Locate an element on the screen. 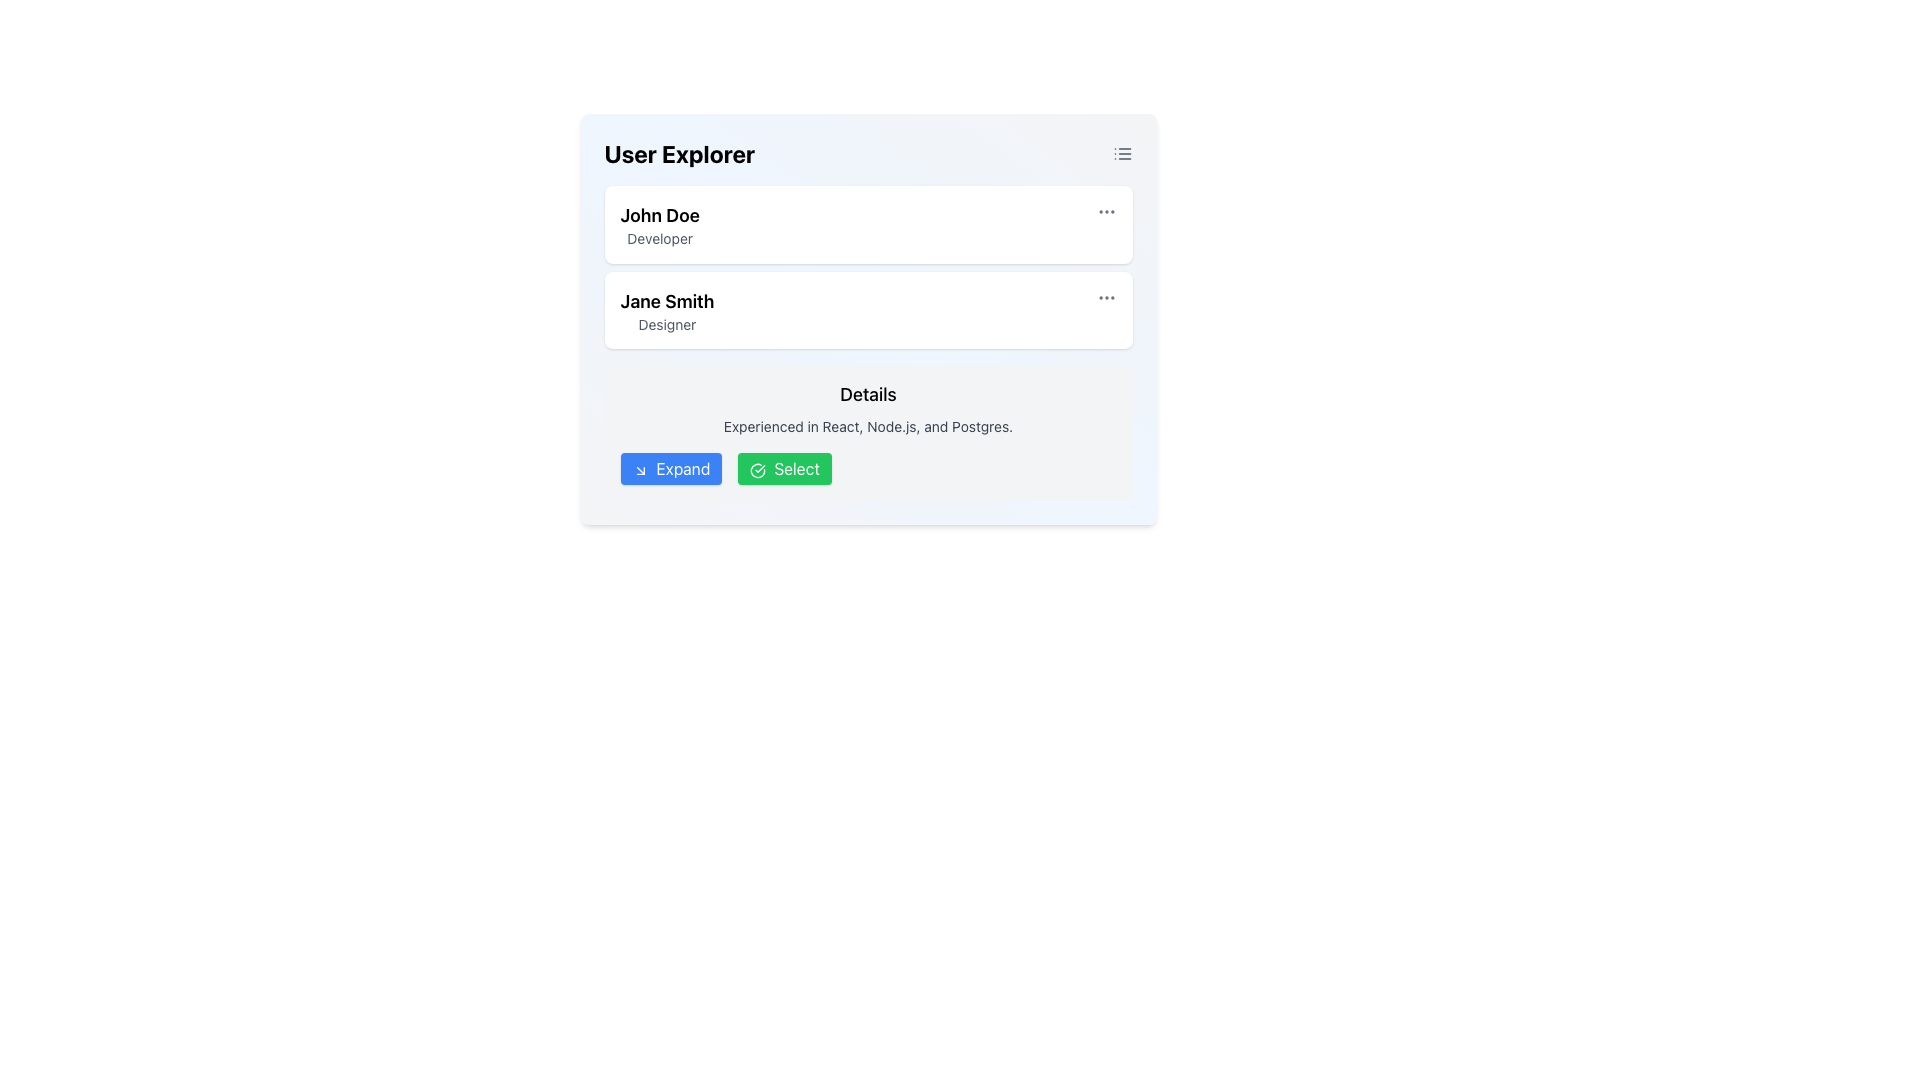  the green 'Select' button with a white checkmark icon, positioned to the right of the 'Expand' button, to observe the color change effect is located at coordinates (784, 469).